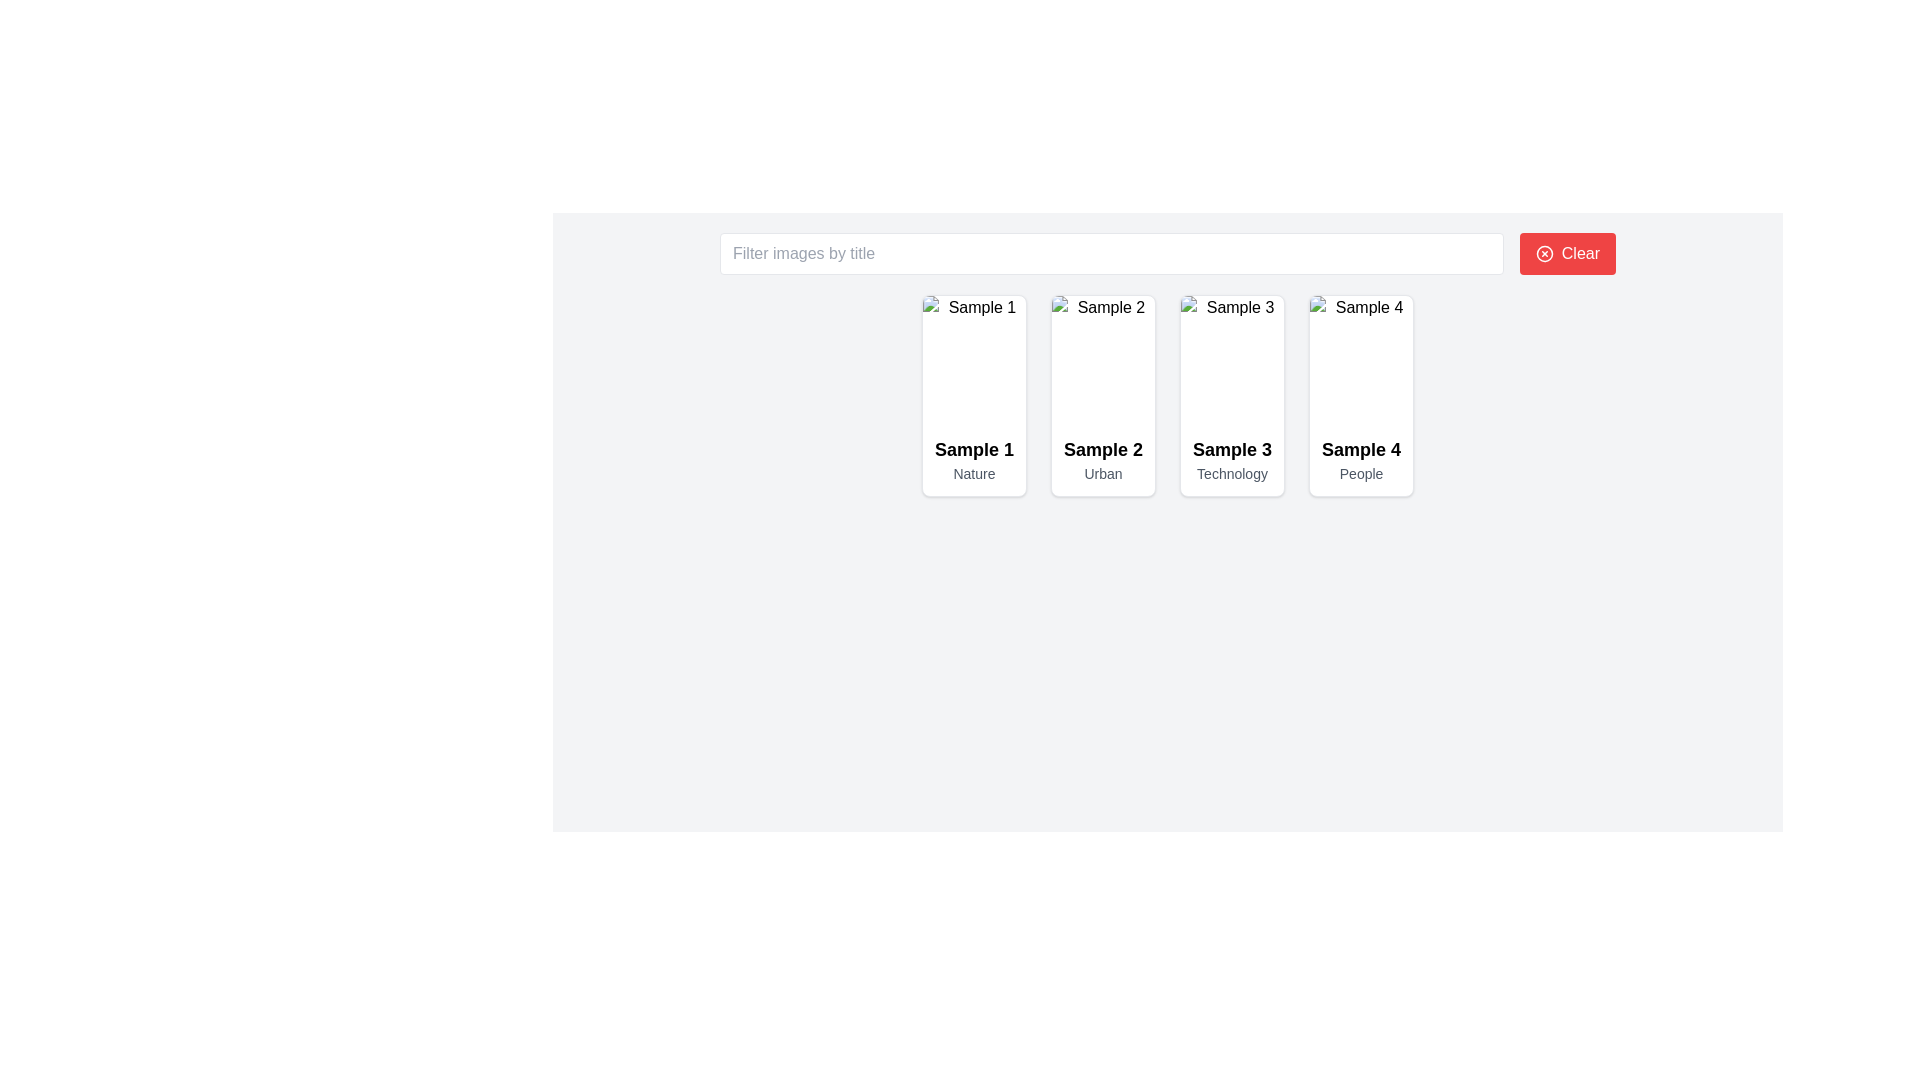 The width and height of the screenshot is (1920, 1080). Describe the element at coordinates (1102, 474) in the screenshot. I see `descriptive text located directly below the header 'Sample 2' in the second card of the horizontally arranged series of cards` at that location.